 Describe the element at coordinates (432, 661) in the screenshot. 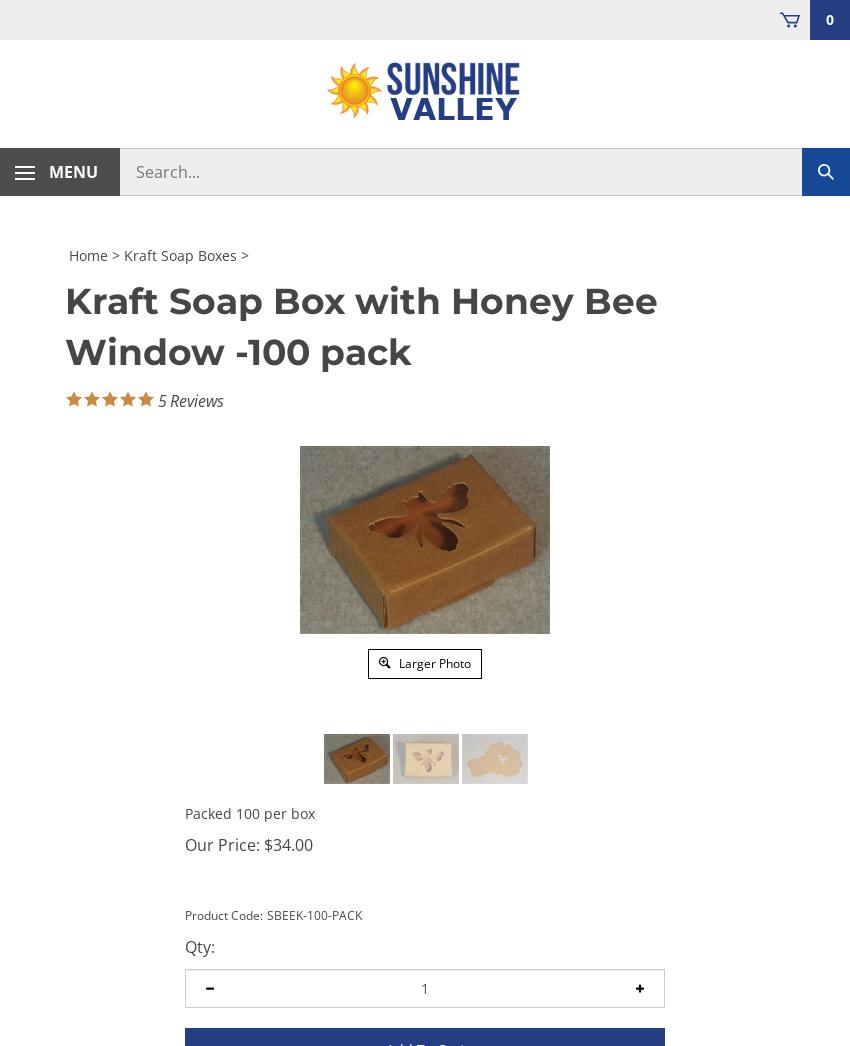

I see `'Larger Photo'` at that location.